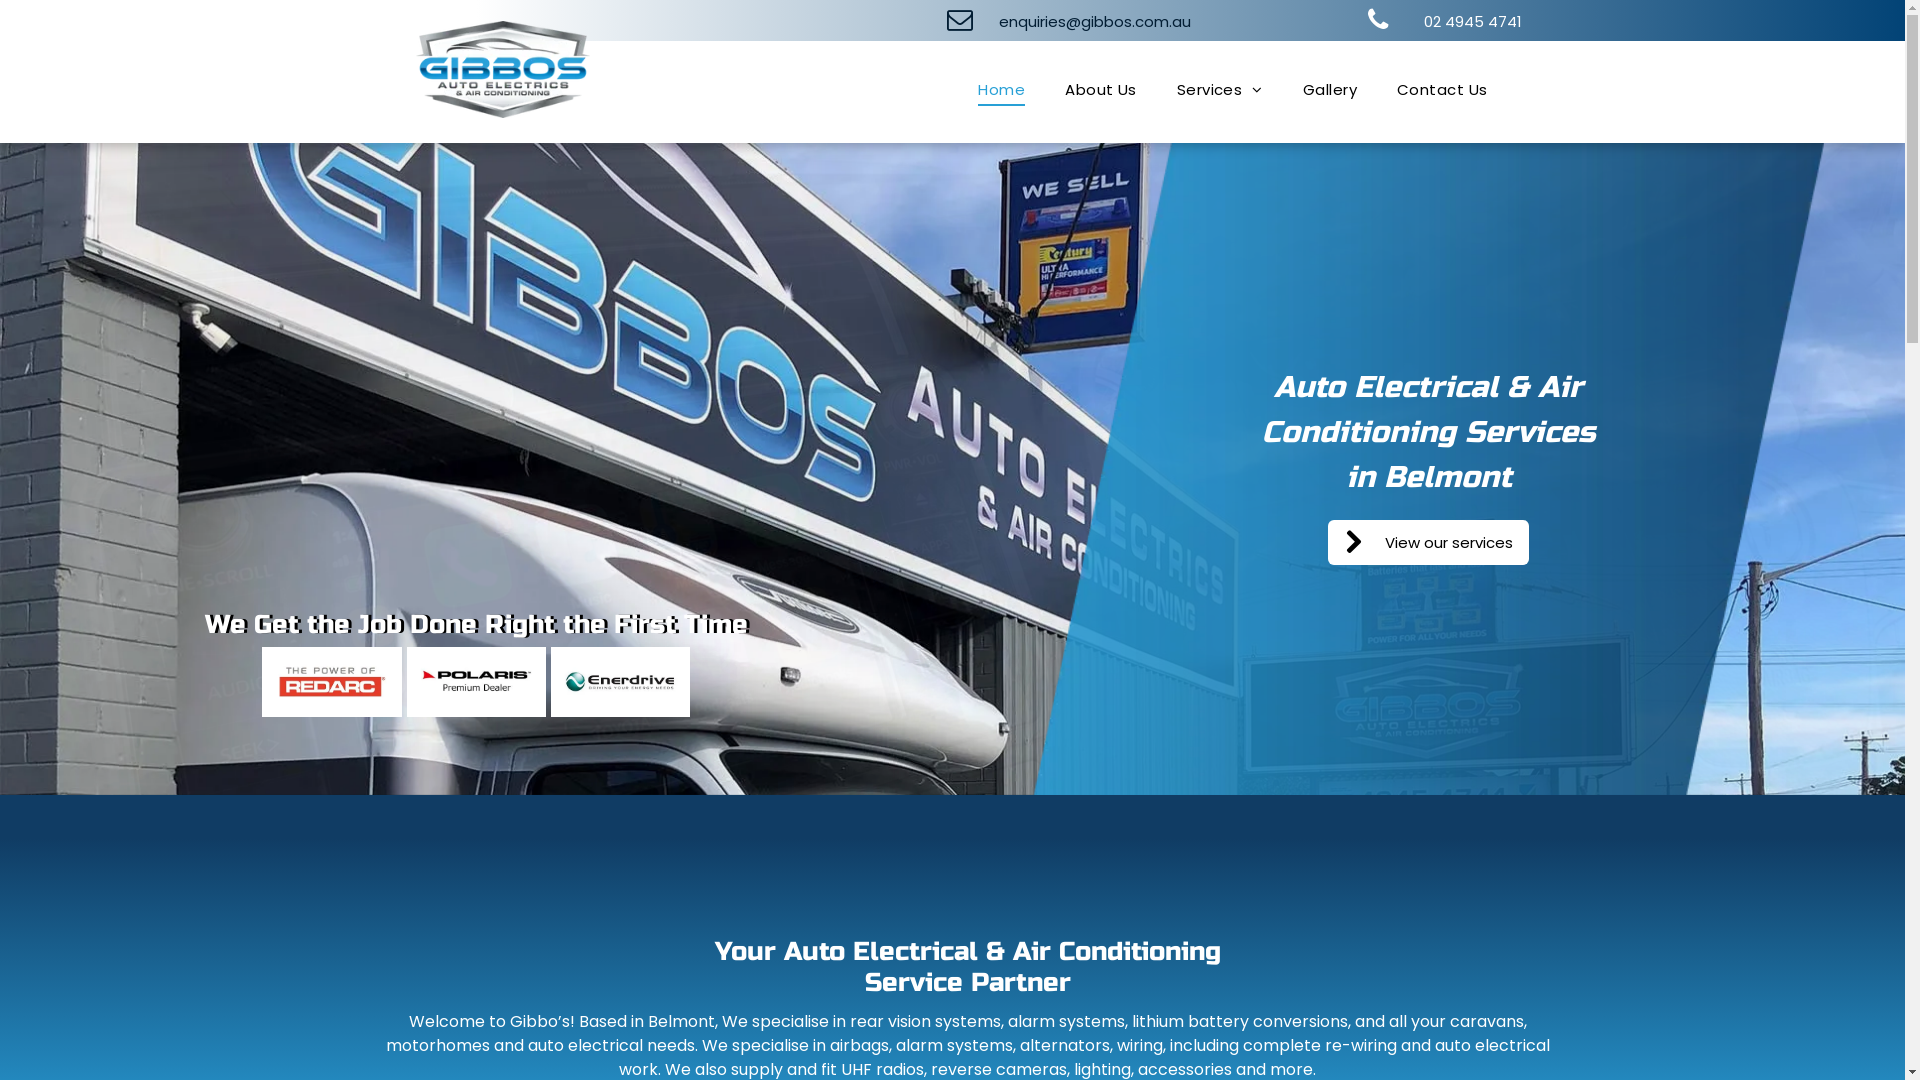  I want to click on 'enquiries@gibbos.com.au', so click(1083, 20).